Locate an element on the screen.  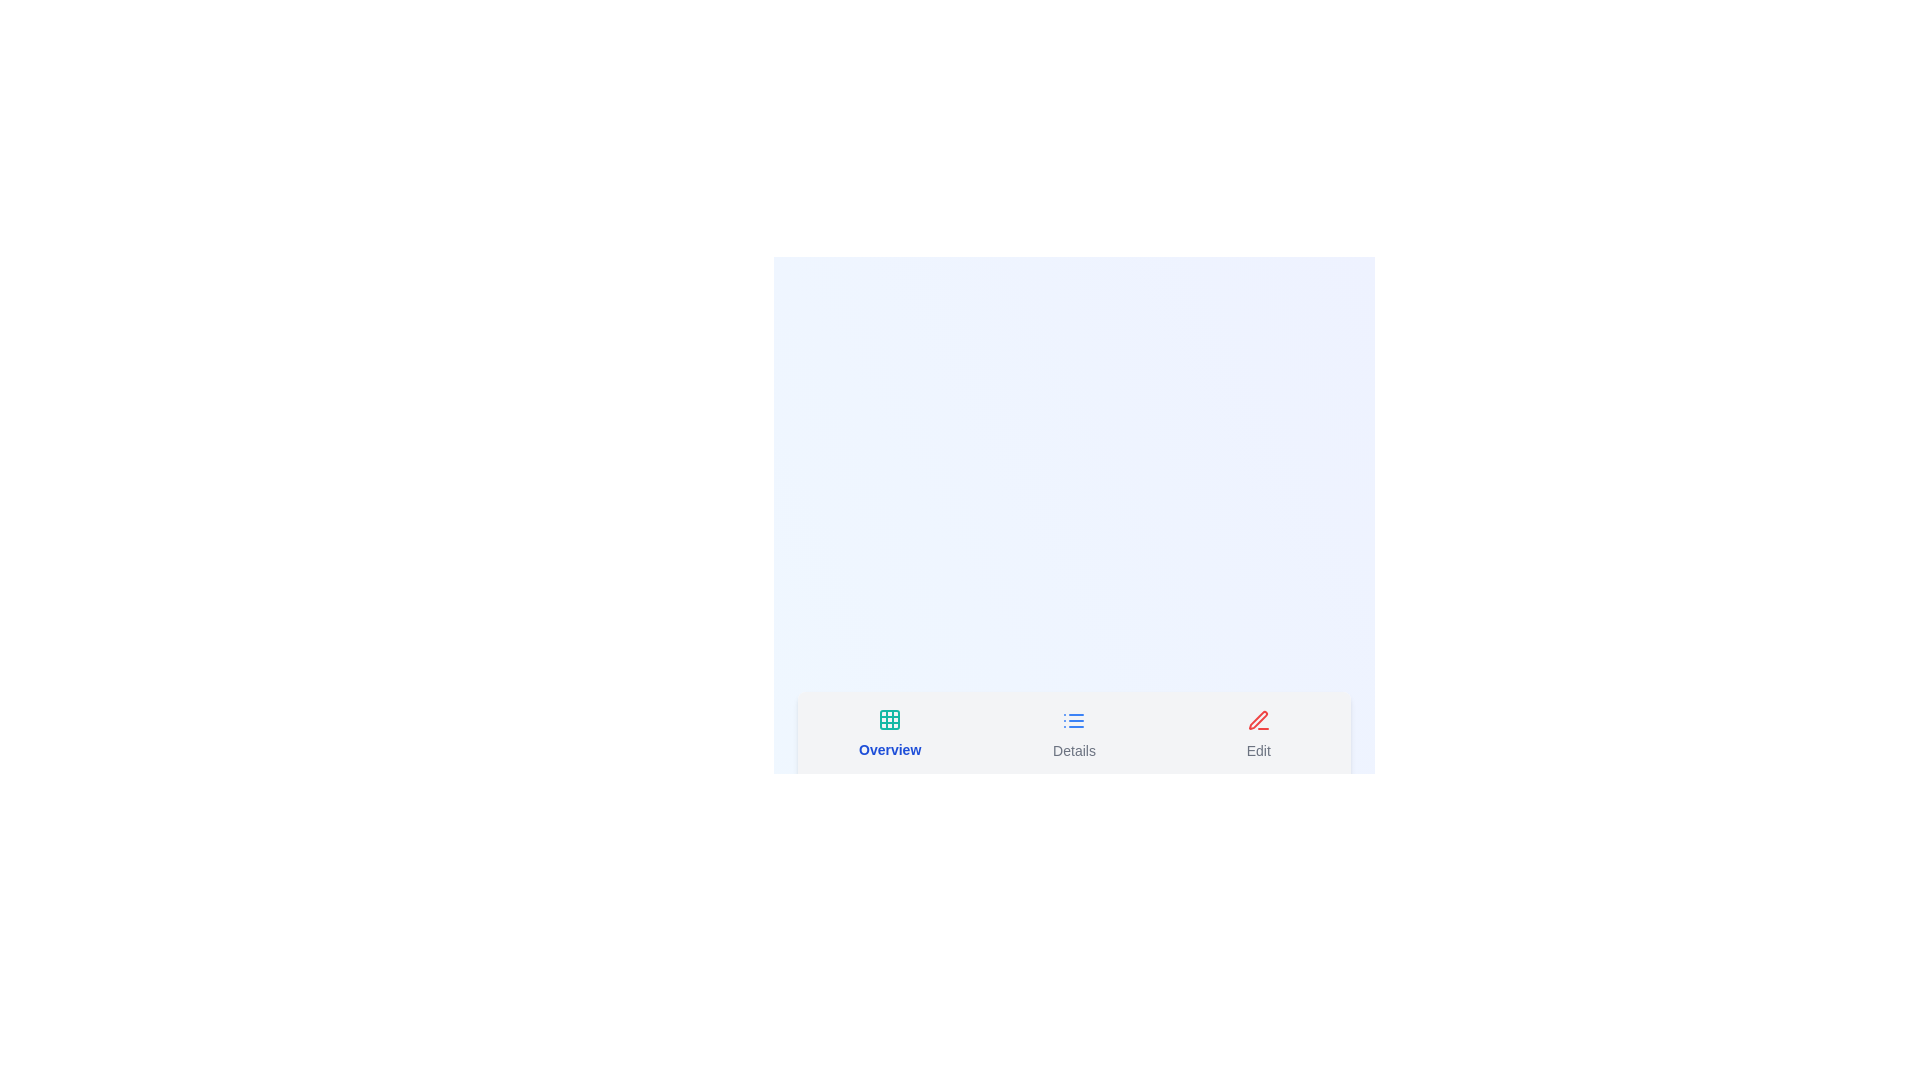
the tab labeled Overview by clicking on its button is located at coordinates (888, 733).